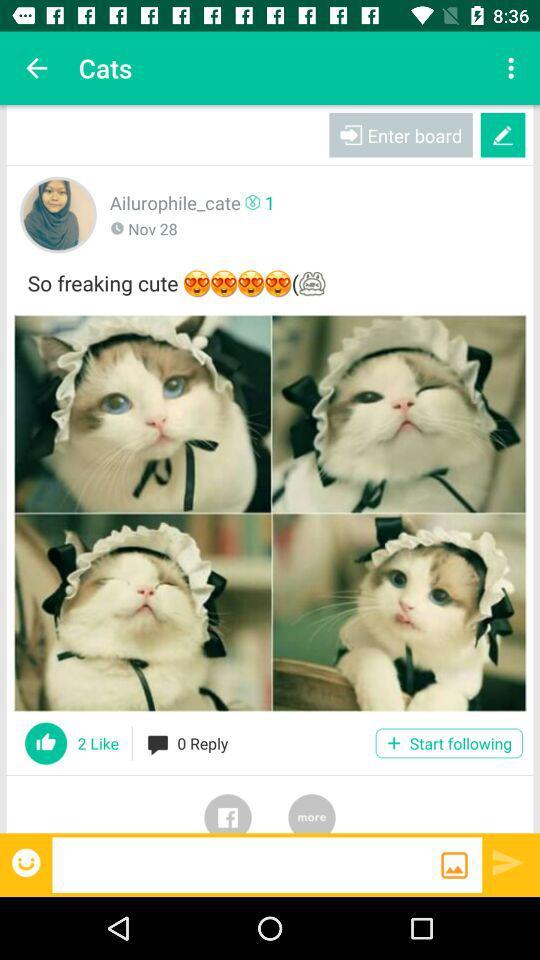 This screenshot has width=540, height=960. What do you see at coordinates (270, 512) in the screenshot?
I see `pictures` at bounding box center [270, 512].